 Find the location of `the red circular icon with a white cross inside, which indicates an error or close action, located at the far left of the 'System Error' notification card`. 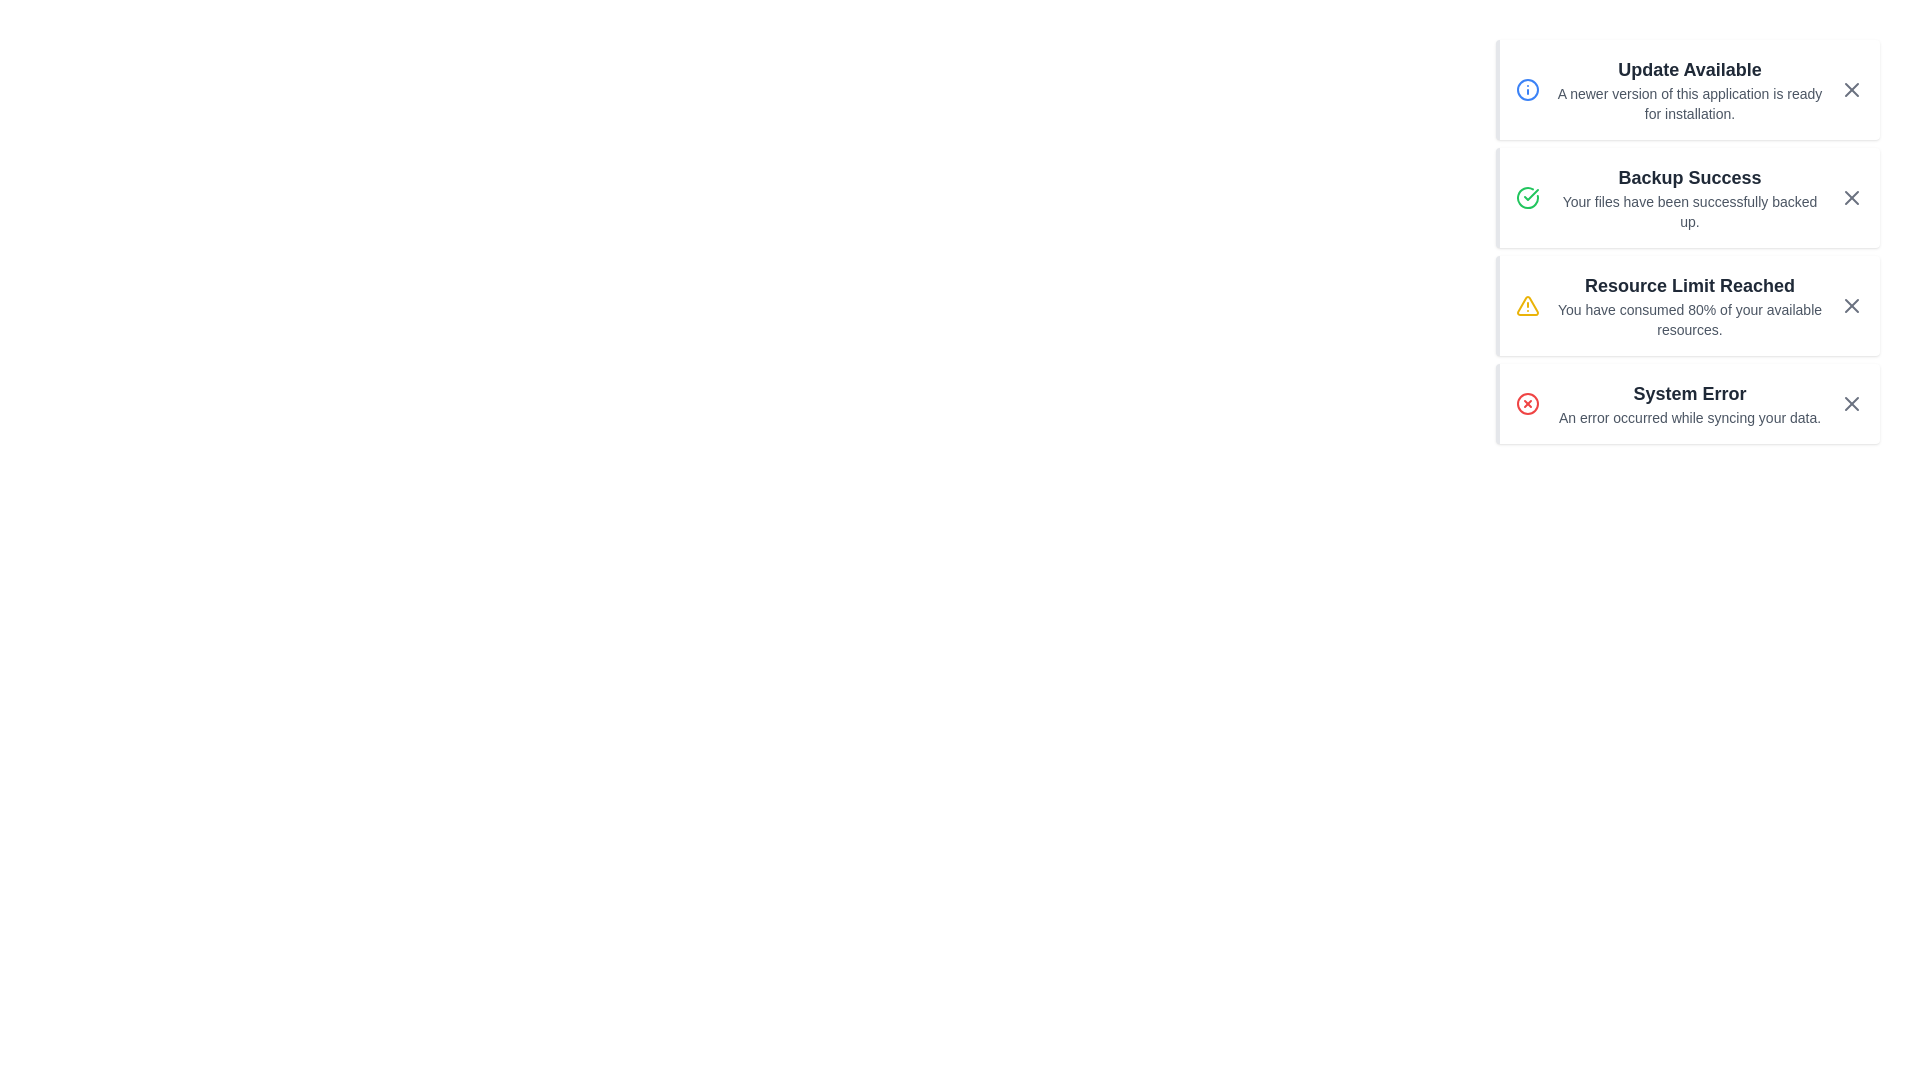

the red circular icon with a white cross inside, which indicates an error or close action, located at the far left of the 'System Error' notification card is located at coordinates (1526, 404).